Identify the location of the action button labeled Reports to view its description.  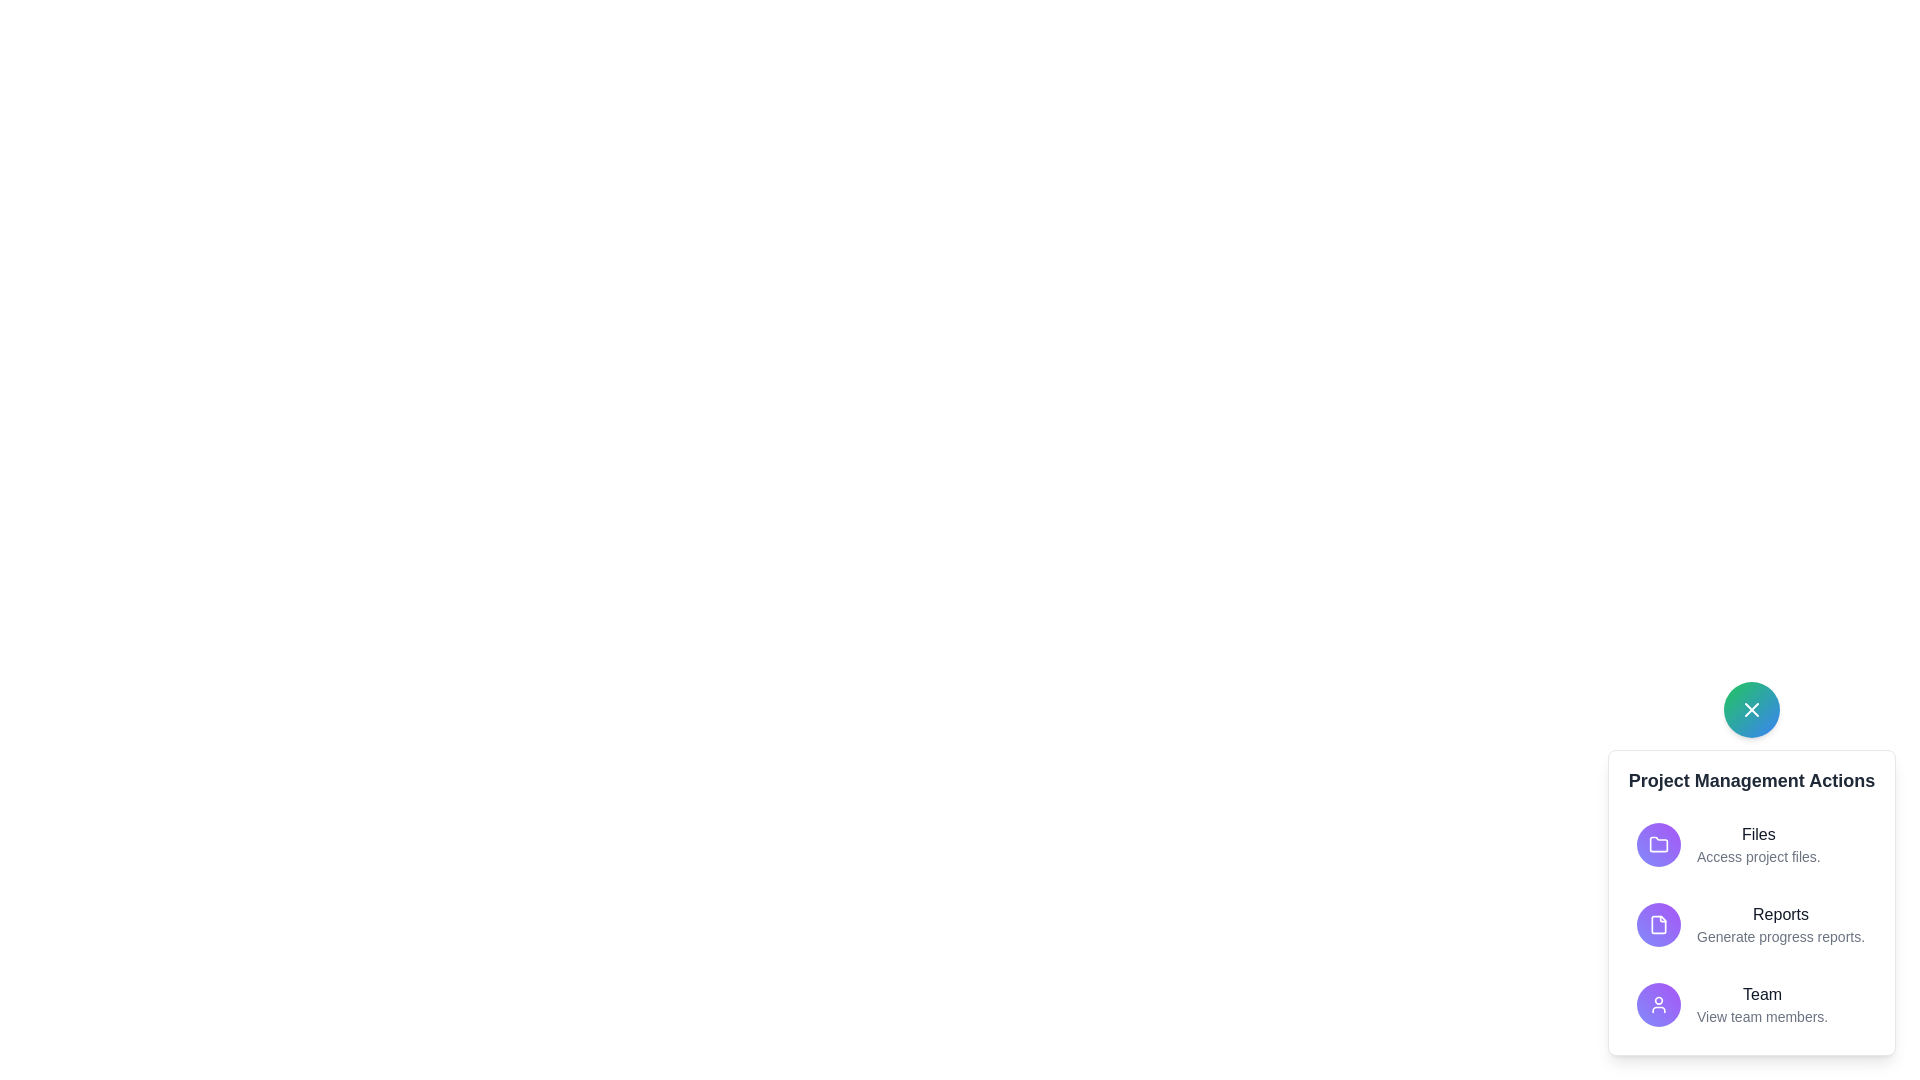
(1659, 925).